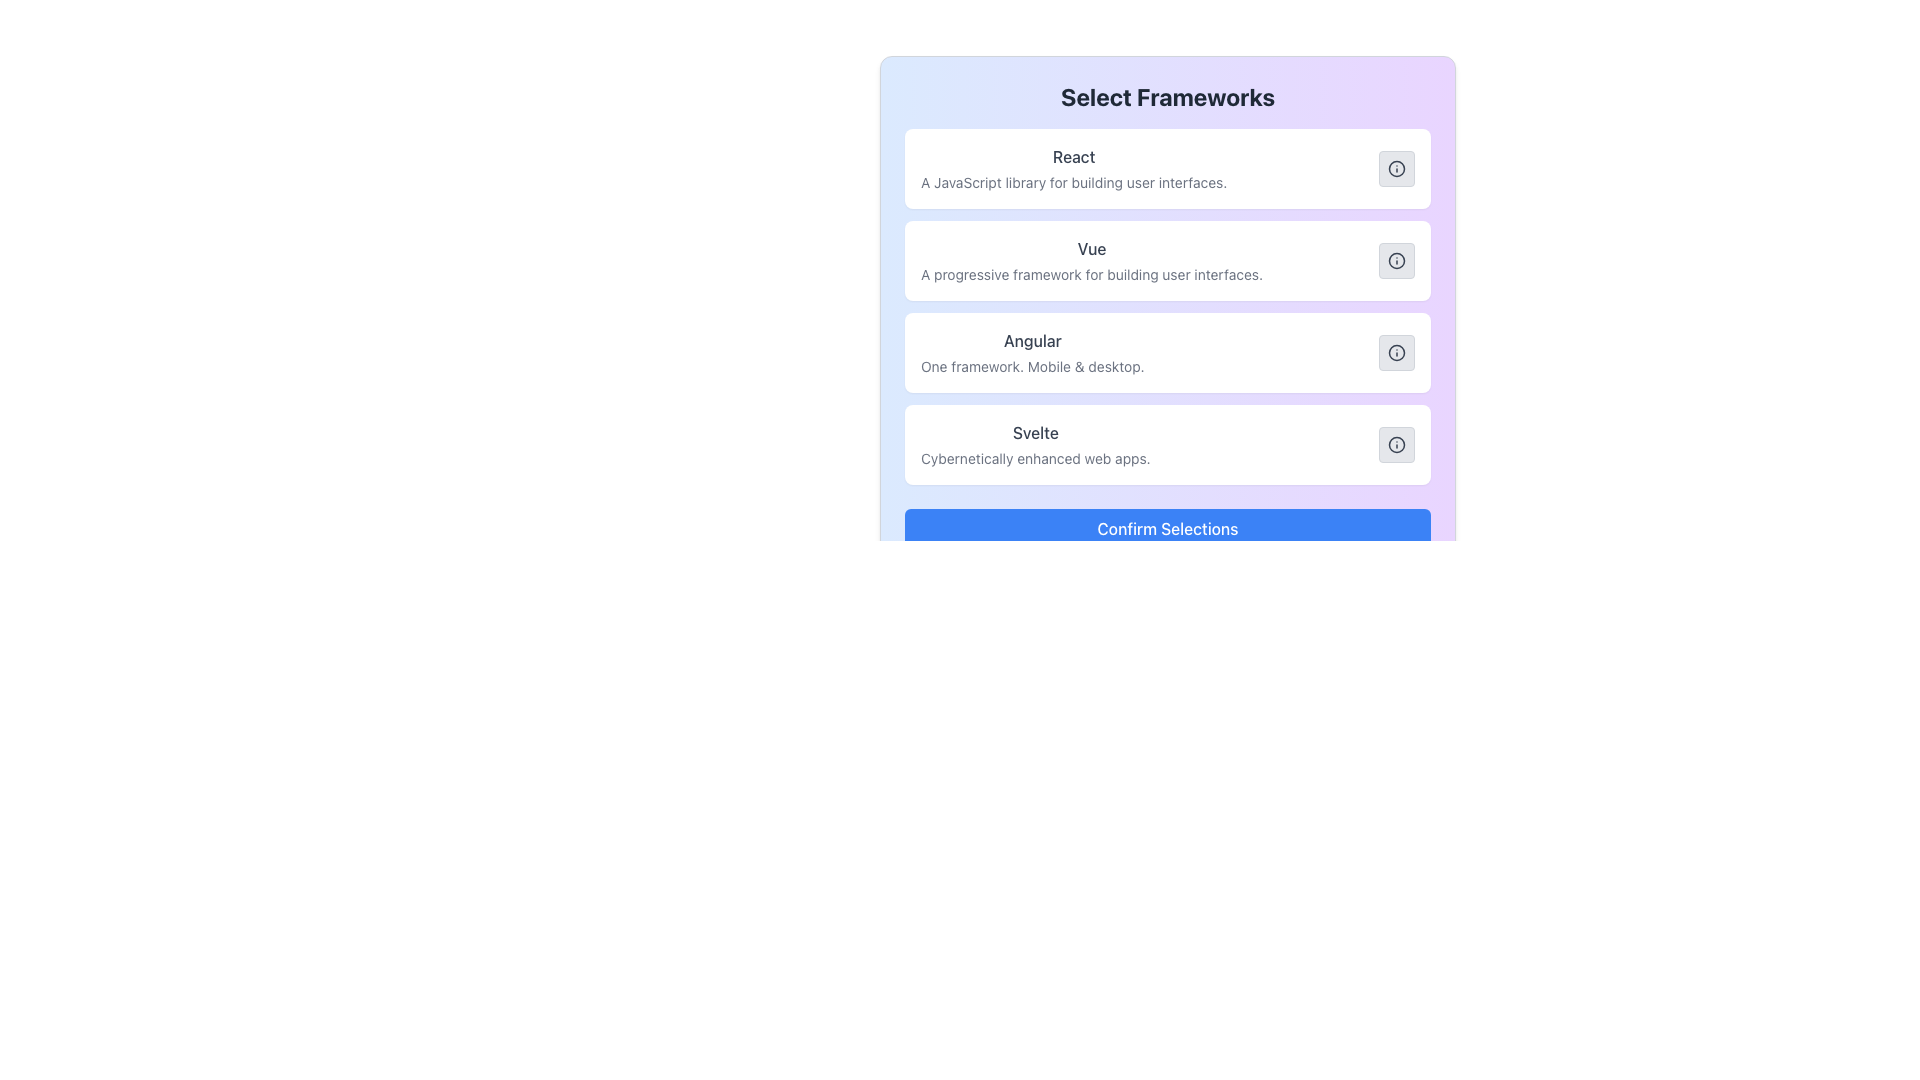  What do you see at coordinates (1395, 168) in the screenshot?
I see `the small circular information icon located to the right of the text 'React' in the 'Select Frameworks' list` at bounding box center [1395, 168].